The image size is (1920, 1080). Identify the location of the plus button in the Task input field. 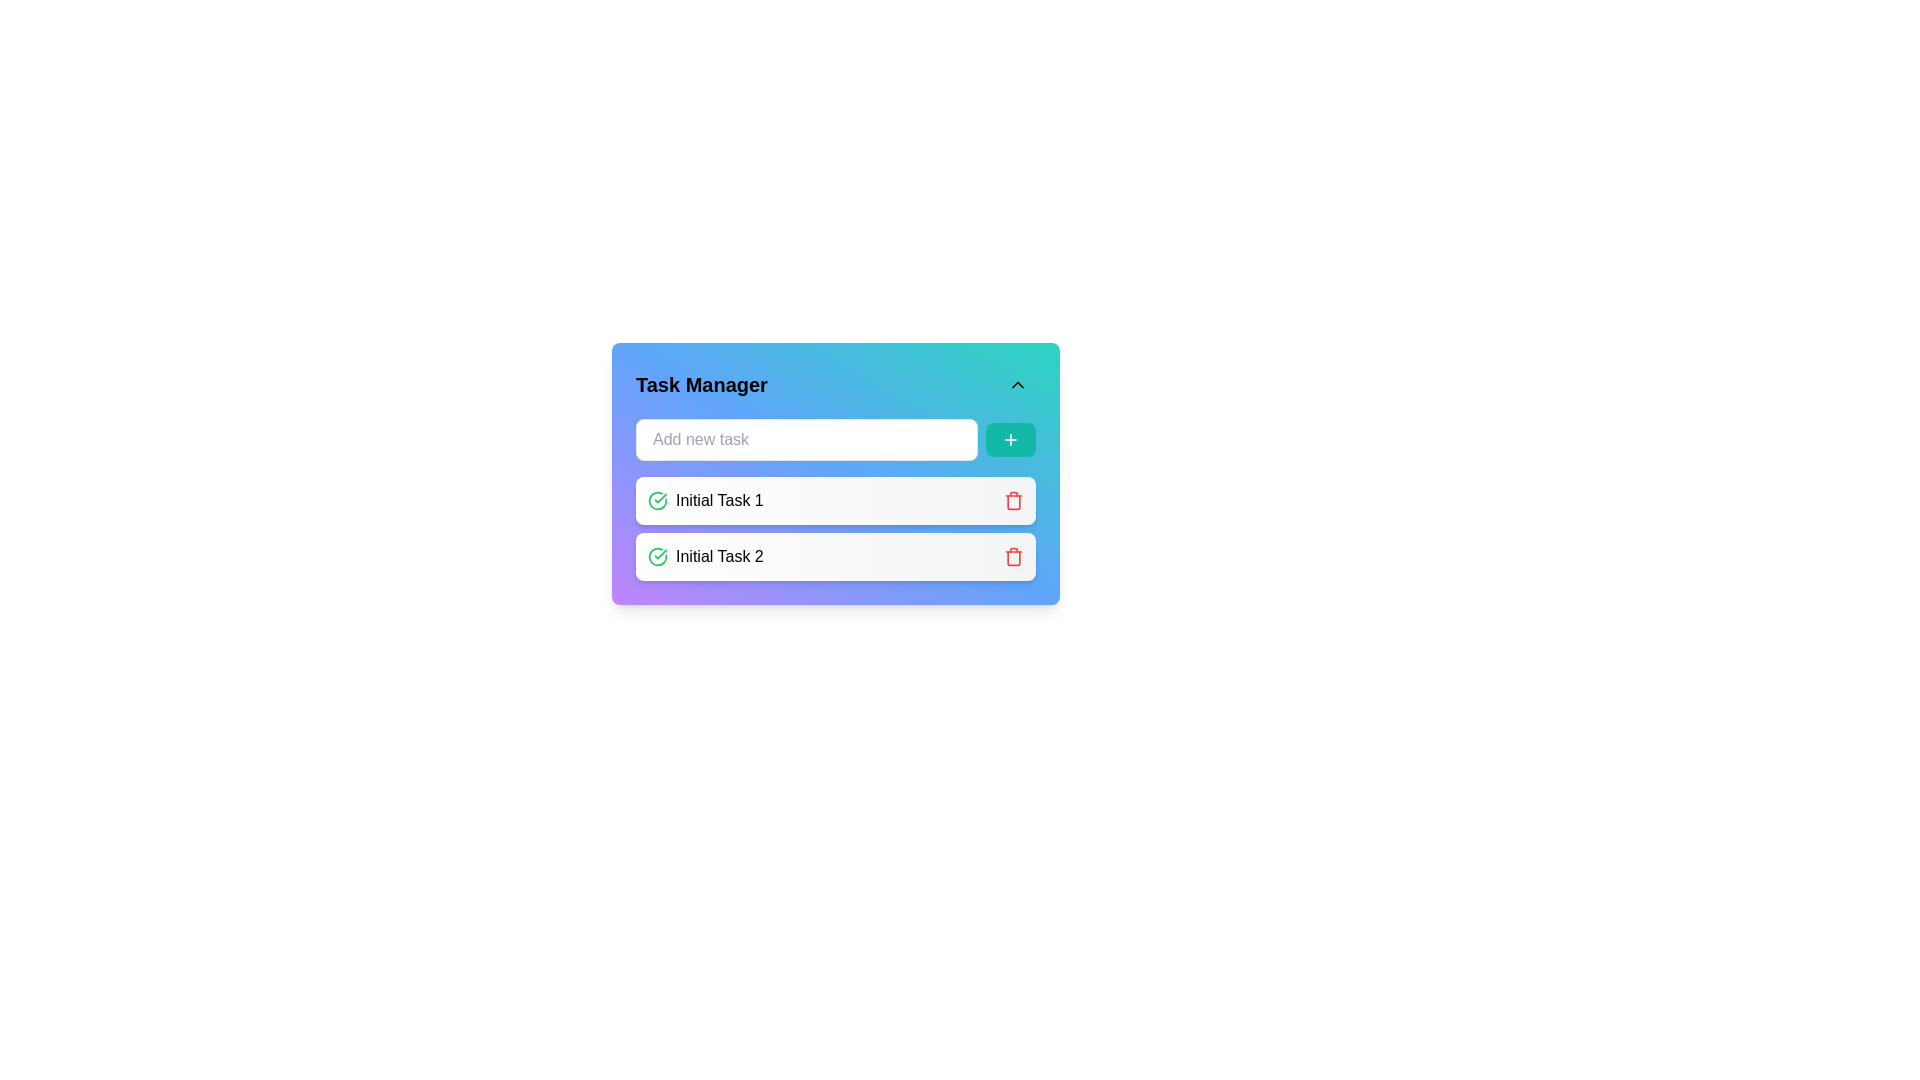
(835, 438).